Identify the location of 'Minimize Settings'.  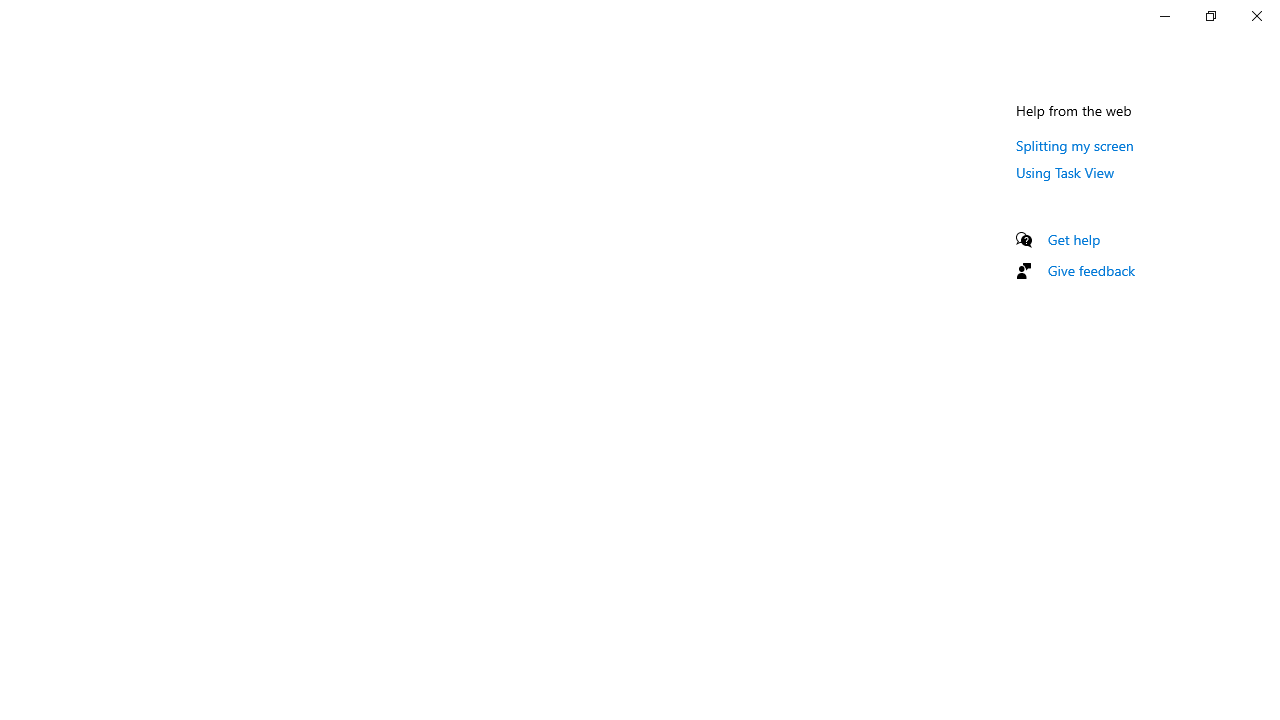
(1164, 15).